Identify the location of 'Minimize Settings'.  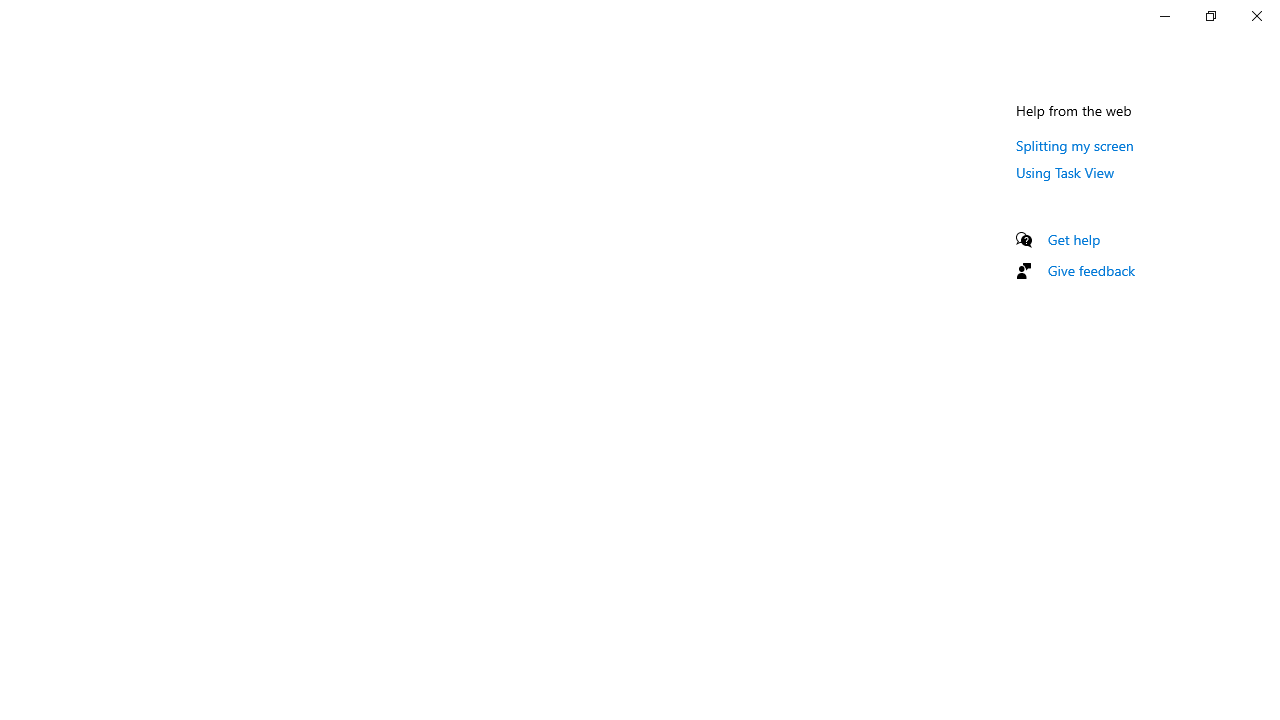
(1164, 15).